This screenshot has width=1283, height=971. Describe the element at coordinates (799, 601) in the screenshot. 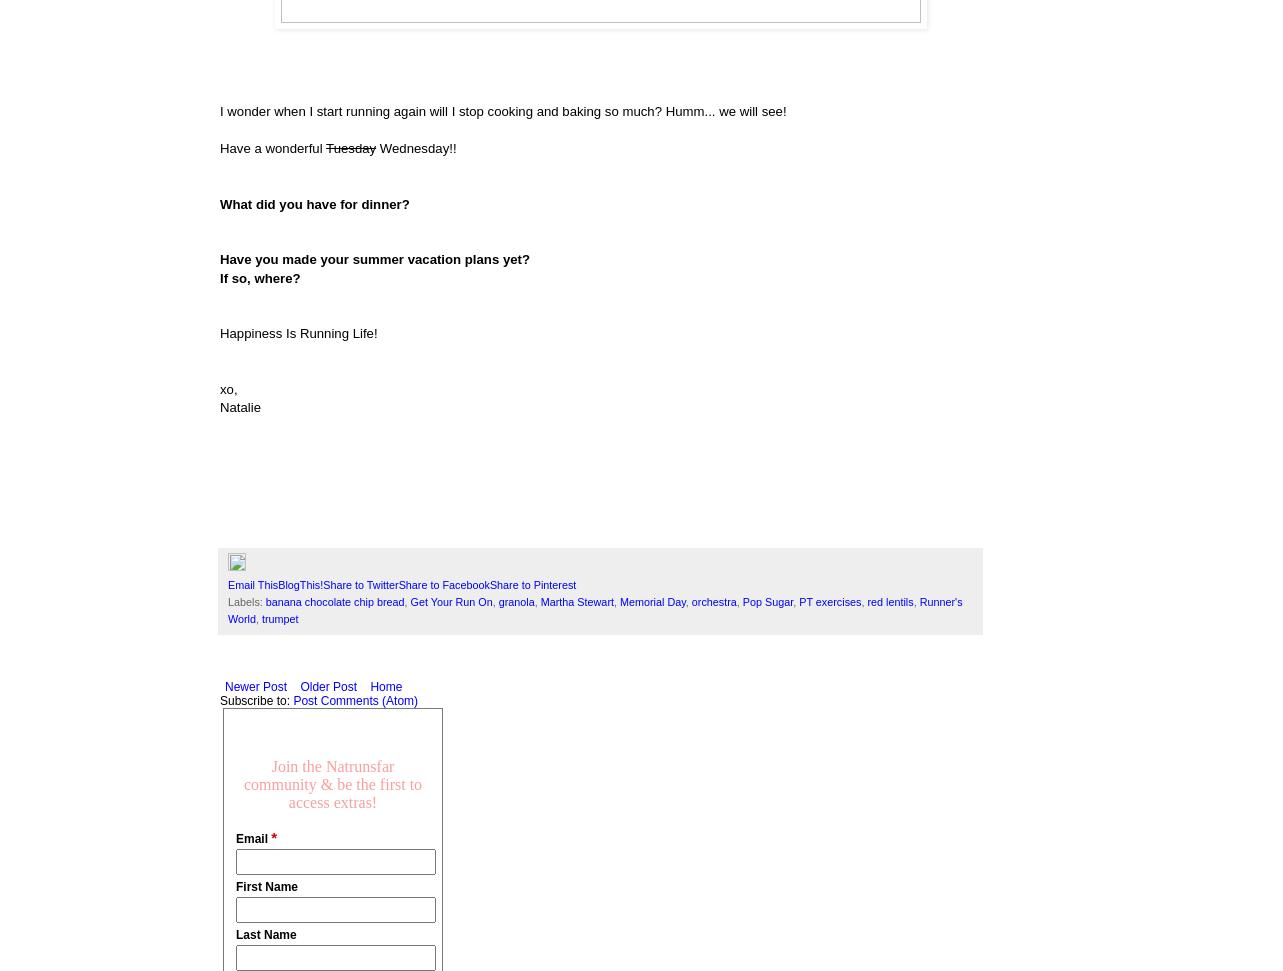

I see `'PT exercises'` at that location.